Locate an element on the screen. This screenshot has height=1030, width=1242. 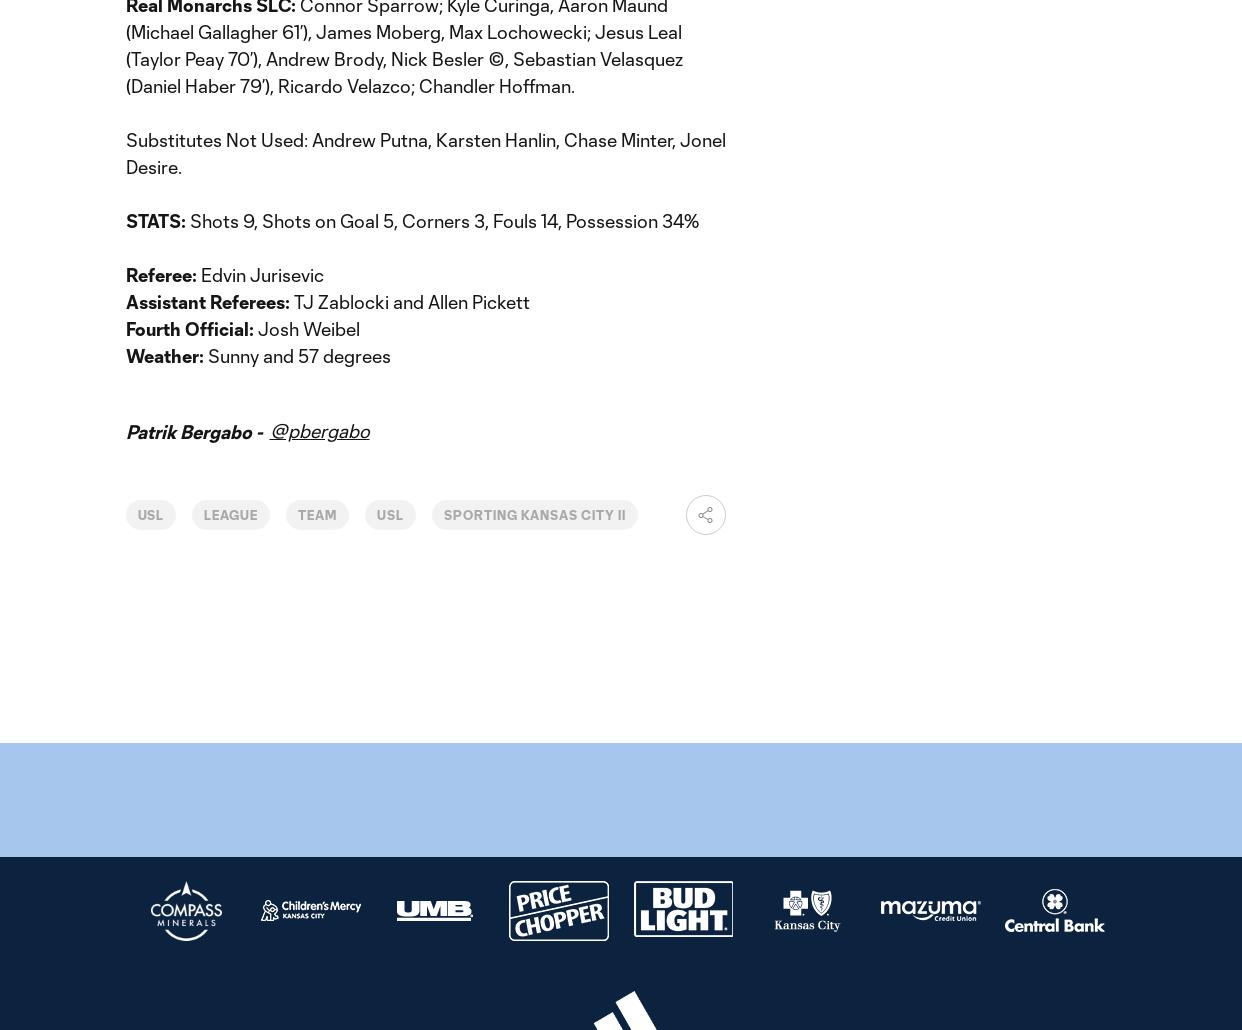
'Assistant Referees:' is located at coordinates (209, 300).